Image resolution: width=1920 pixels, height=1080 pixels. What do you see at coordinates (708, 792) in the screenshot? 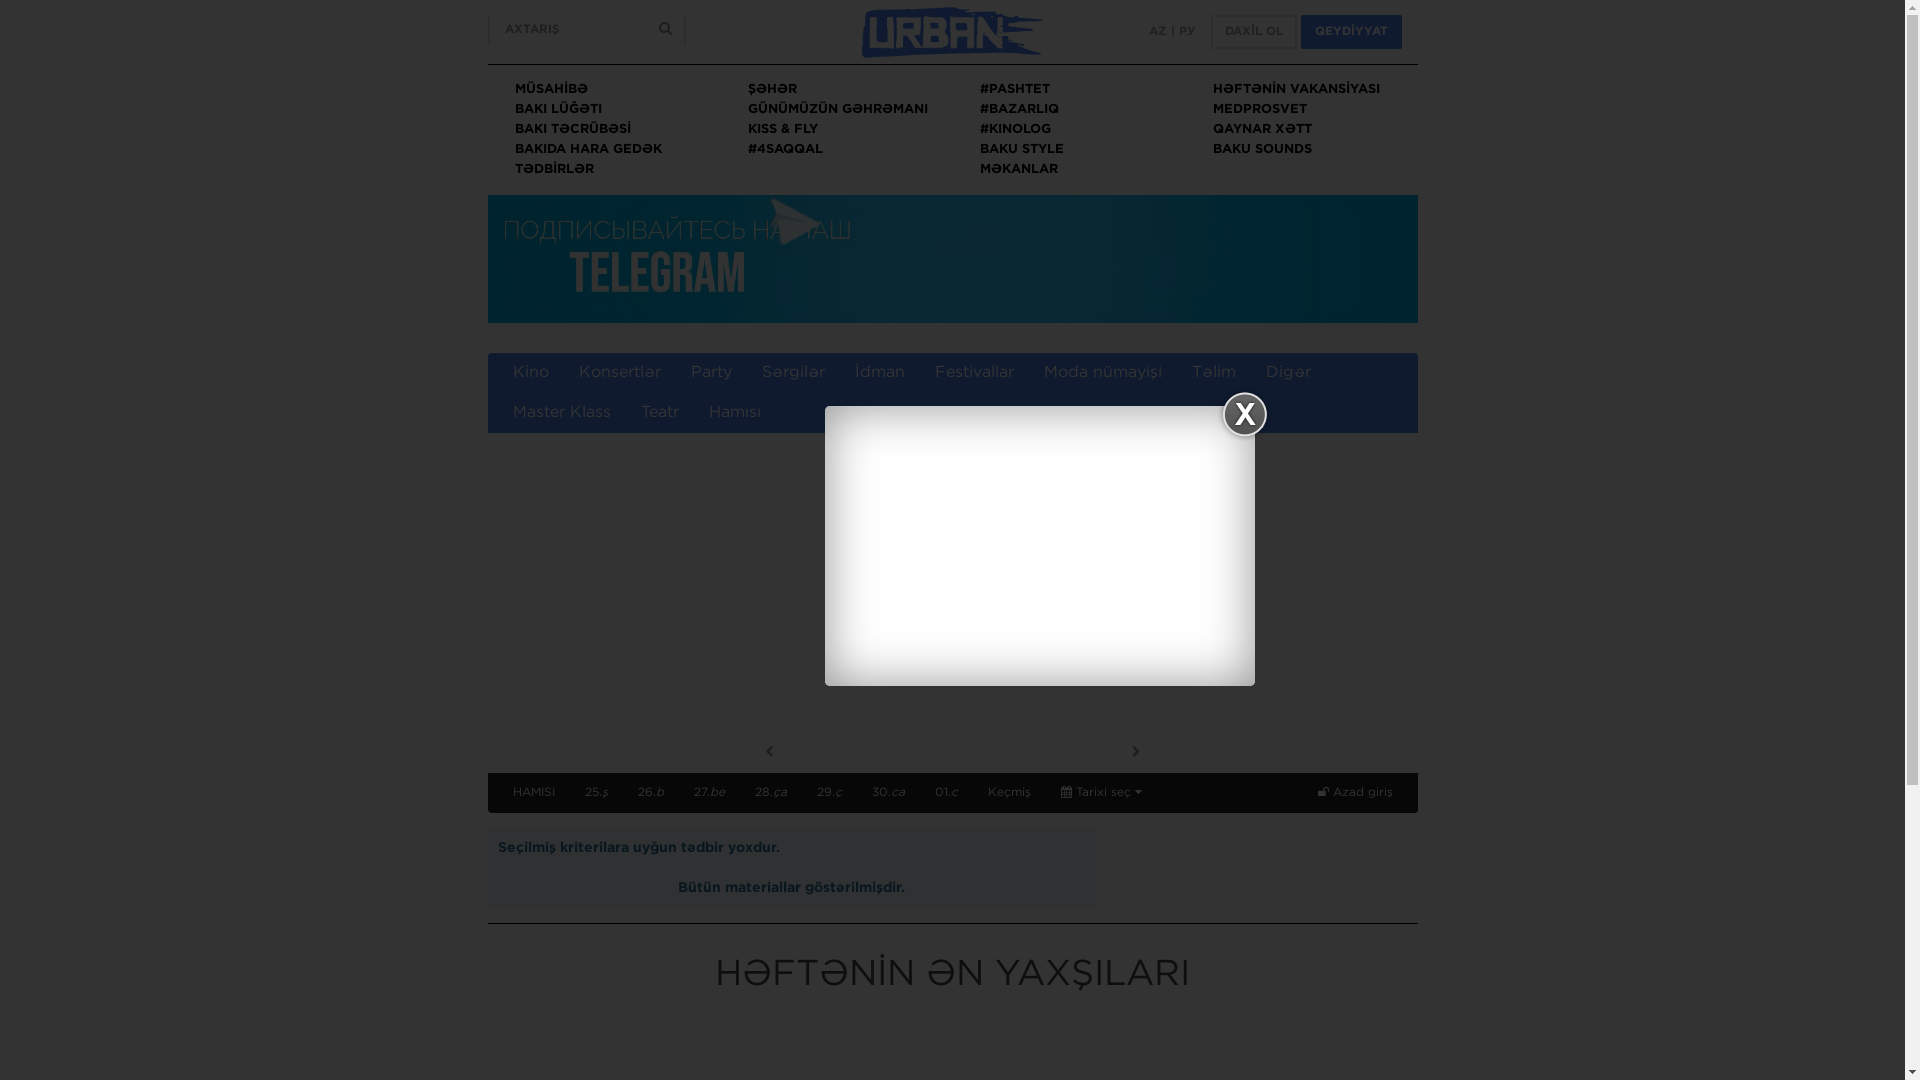
I see `'27.be'` at bounding box center [708, 792].